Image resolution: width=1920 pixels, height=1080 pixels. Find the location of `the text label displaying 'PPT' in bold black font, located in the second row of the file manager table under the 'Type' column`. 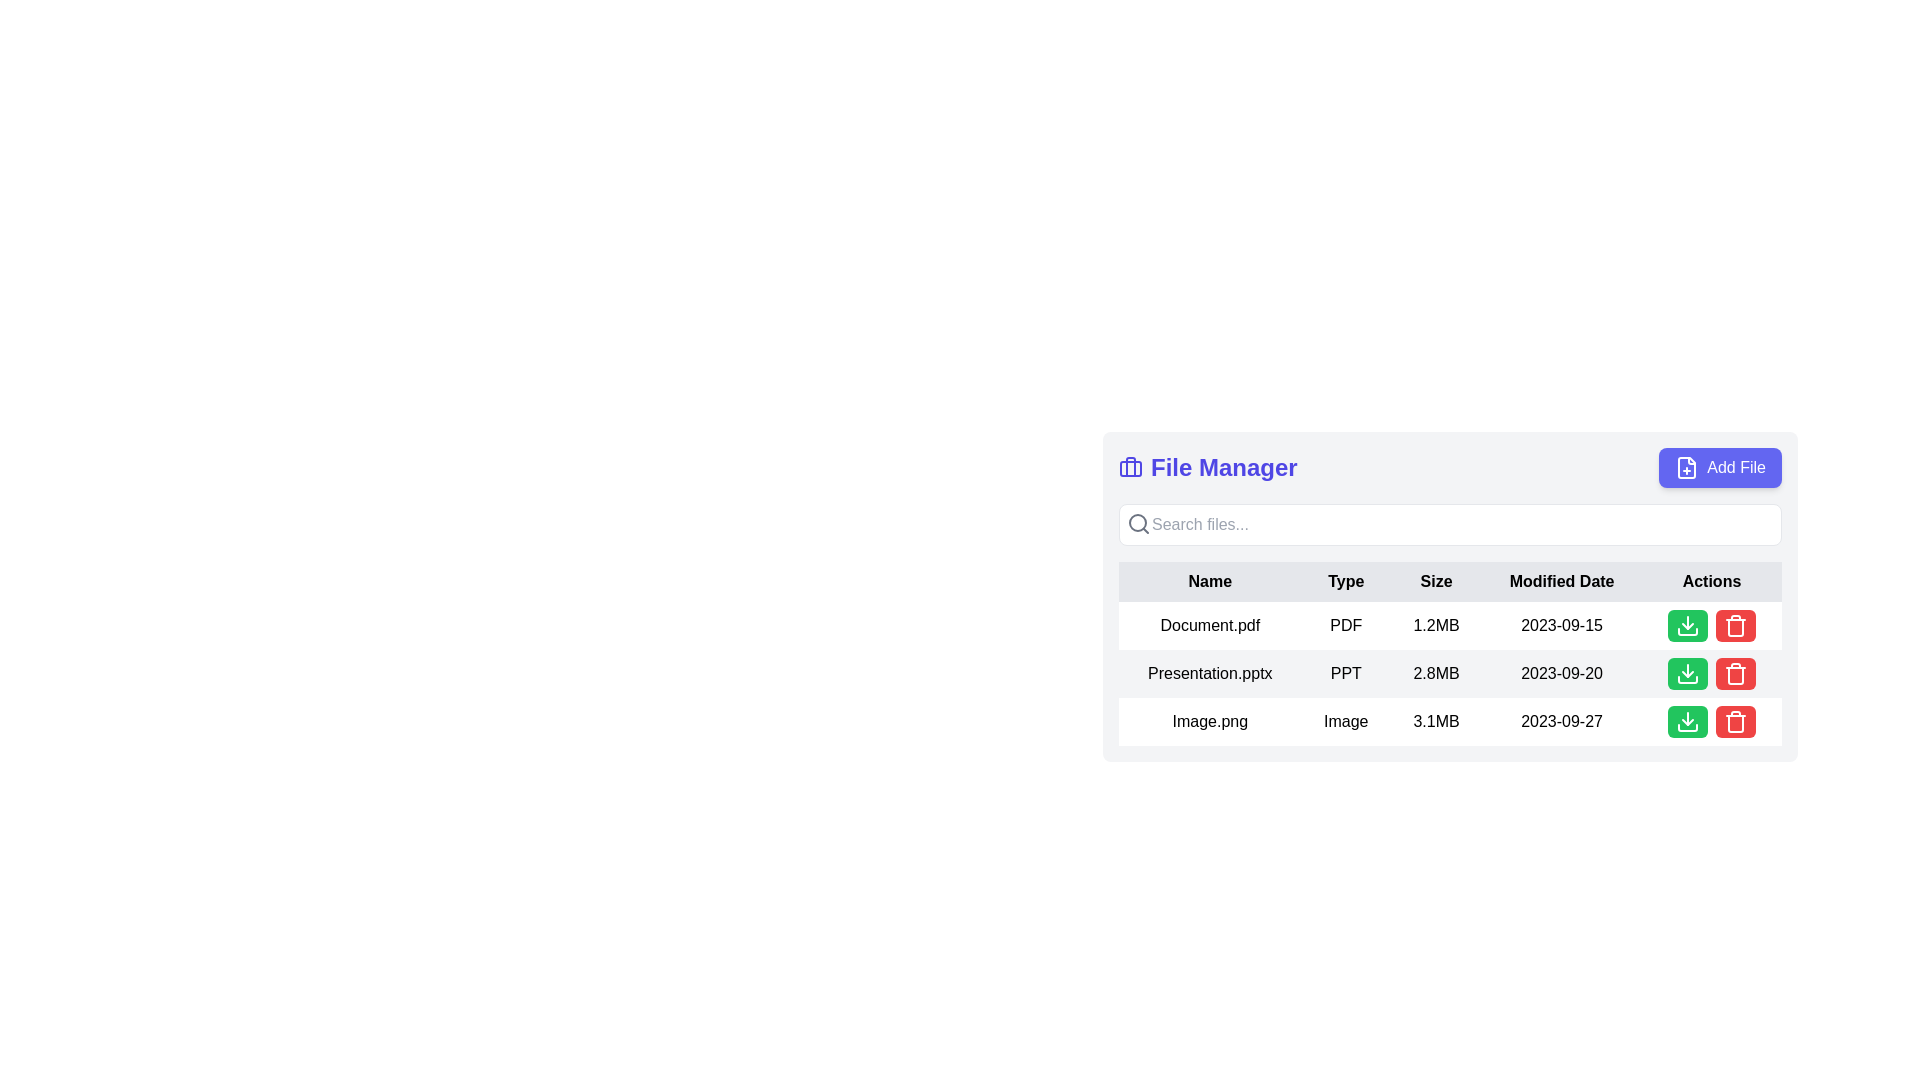

the text label displaying 'PPT' in bold black font, located in the second row of the file manager table under the 'Type' column is located at coordinates (1346, 674).